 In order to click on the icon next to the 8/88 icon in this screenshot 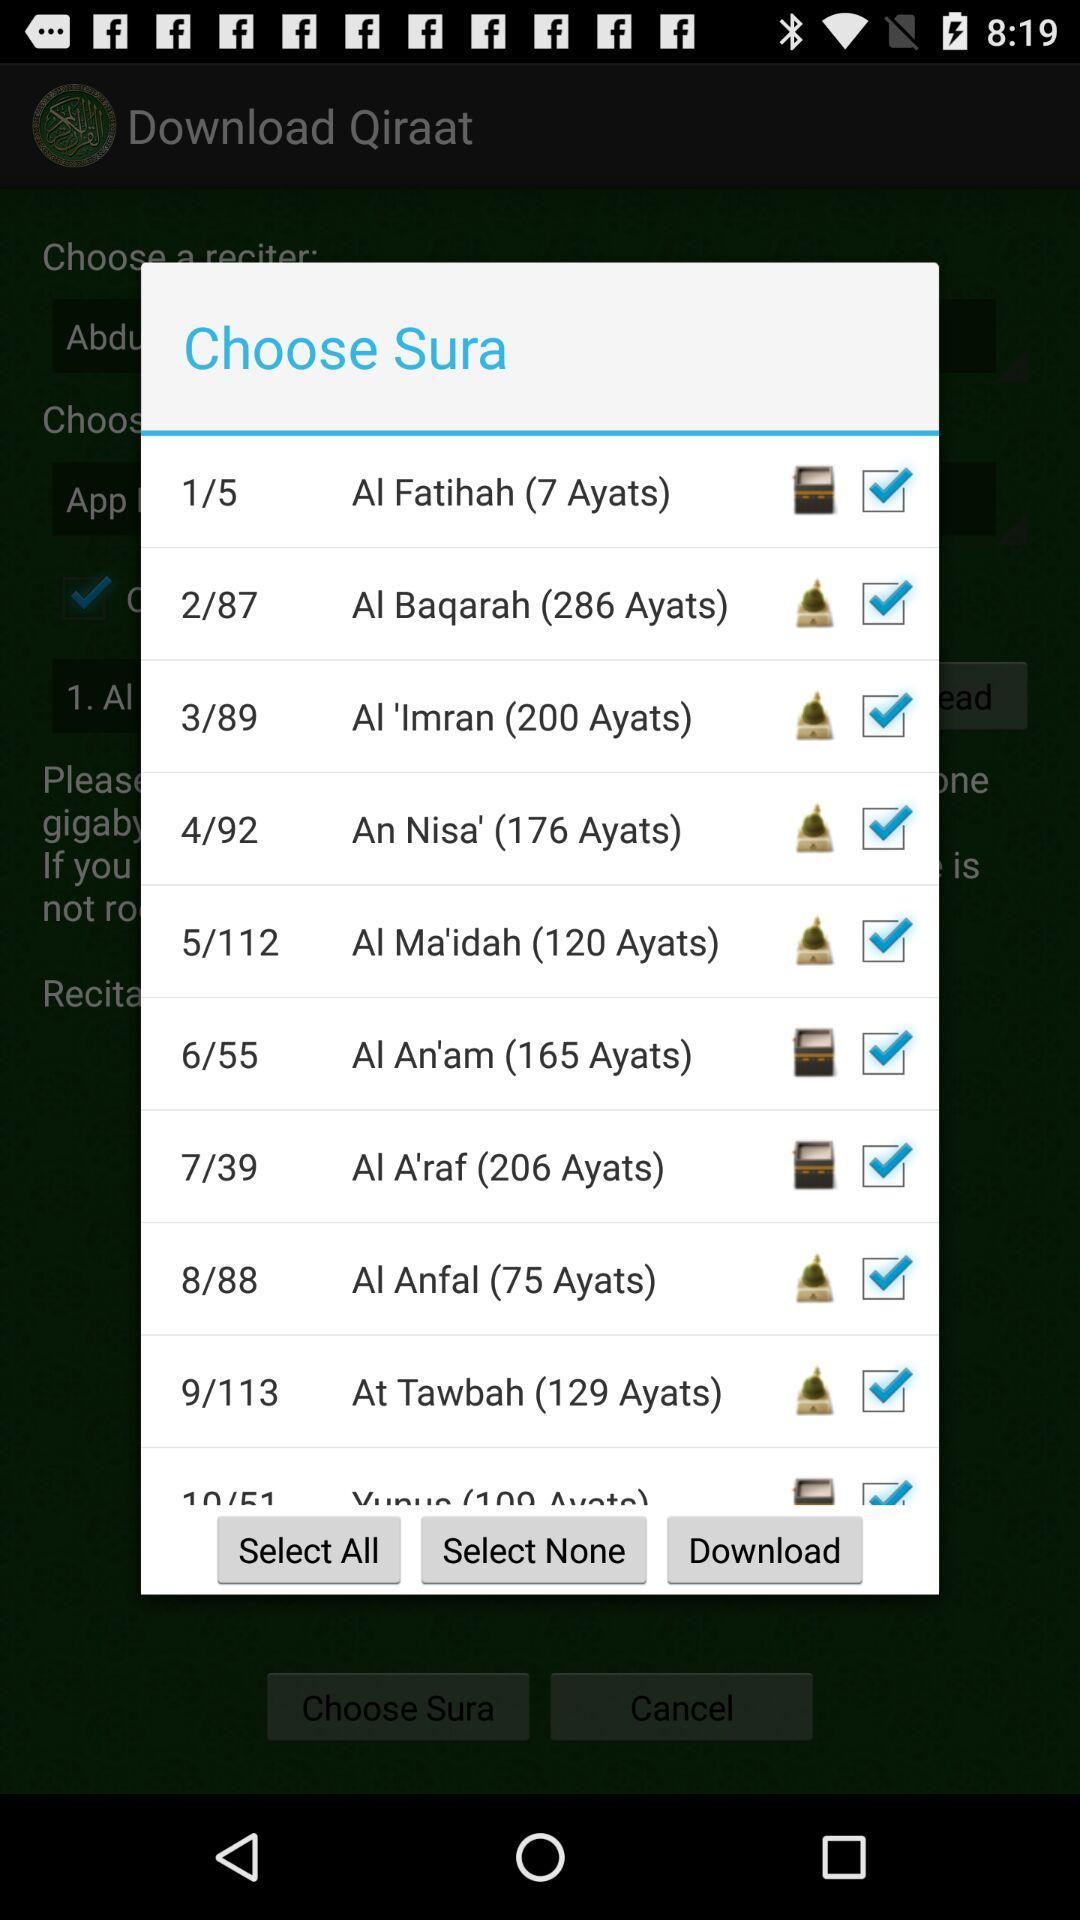, I will do `click(568, 1277)`.